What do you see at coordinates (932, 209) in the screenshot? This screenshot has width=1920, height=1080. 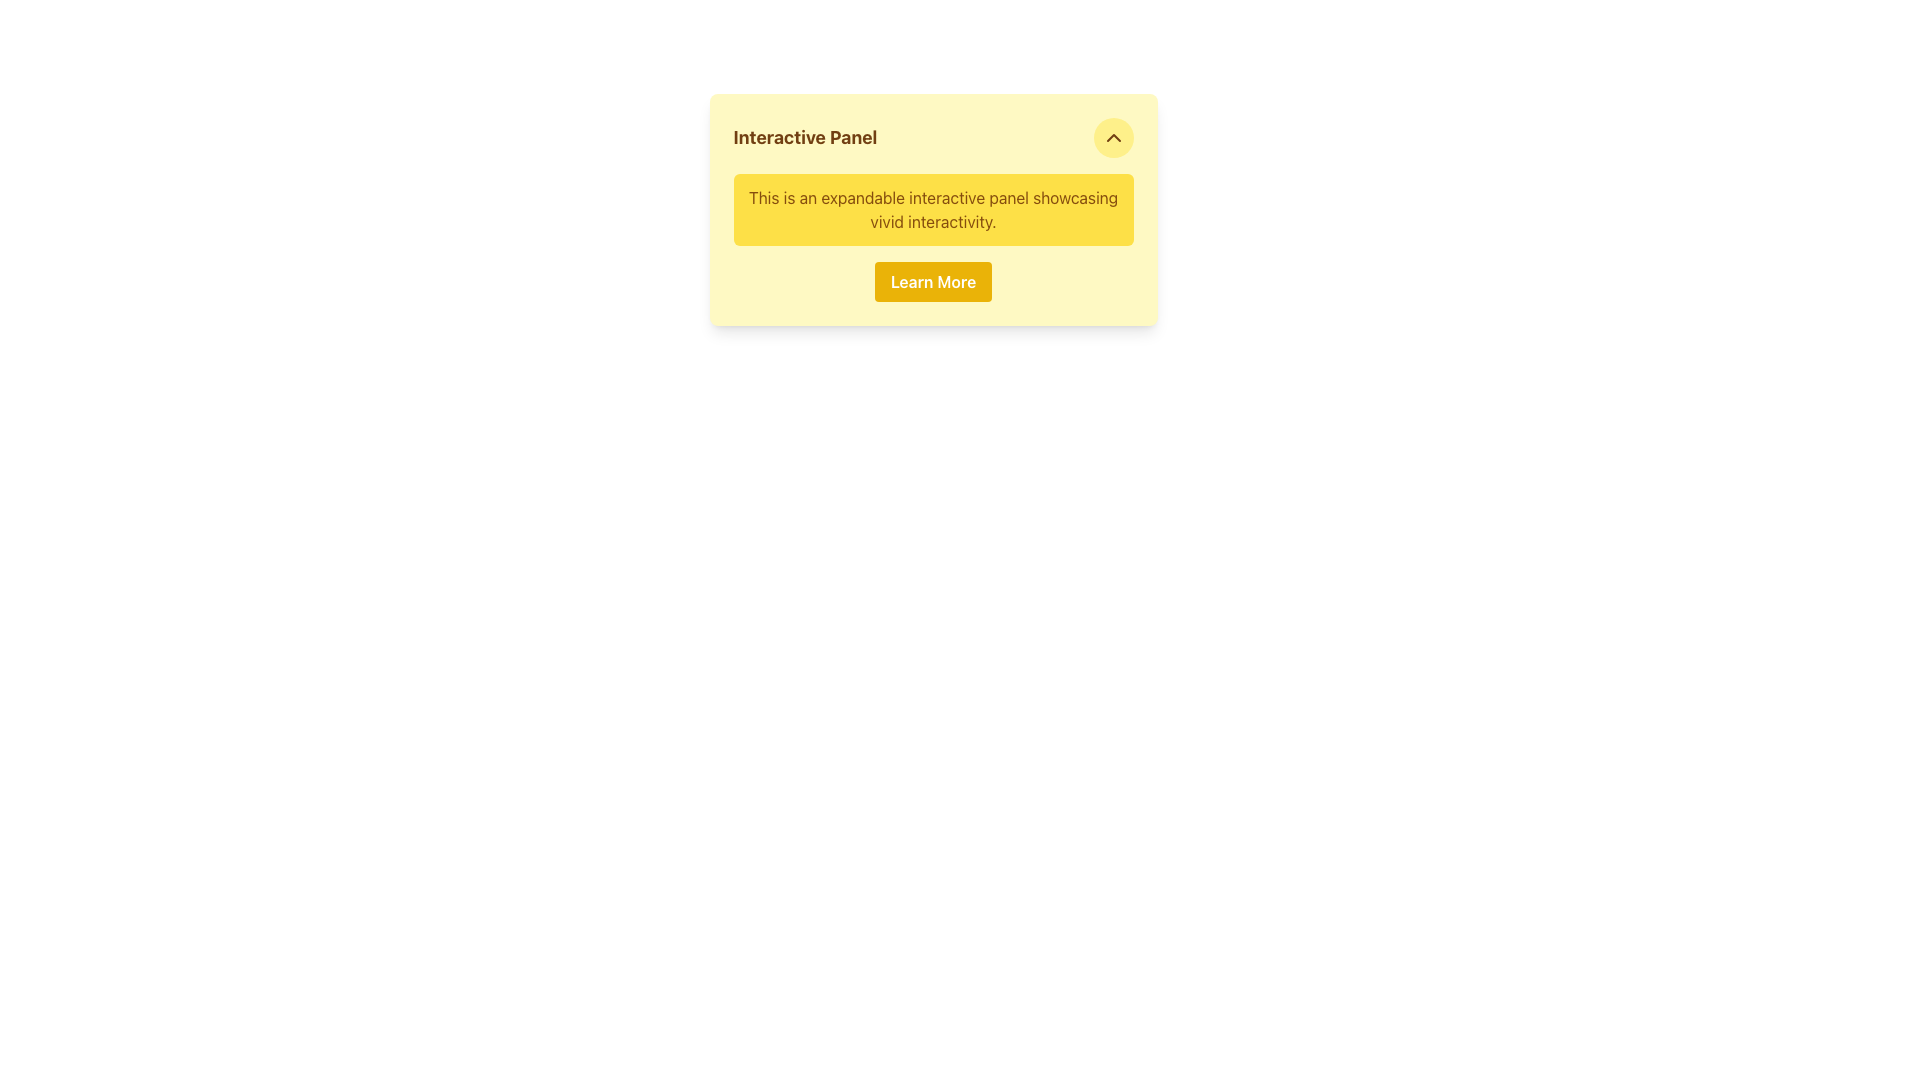 I see `the descriptive text within the yellow interactive card component below the title 'Interactive Panel'` at bounding box center [932, 209].